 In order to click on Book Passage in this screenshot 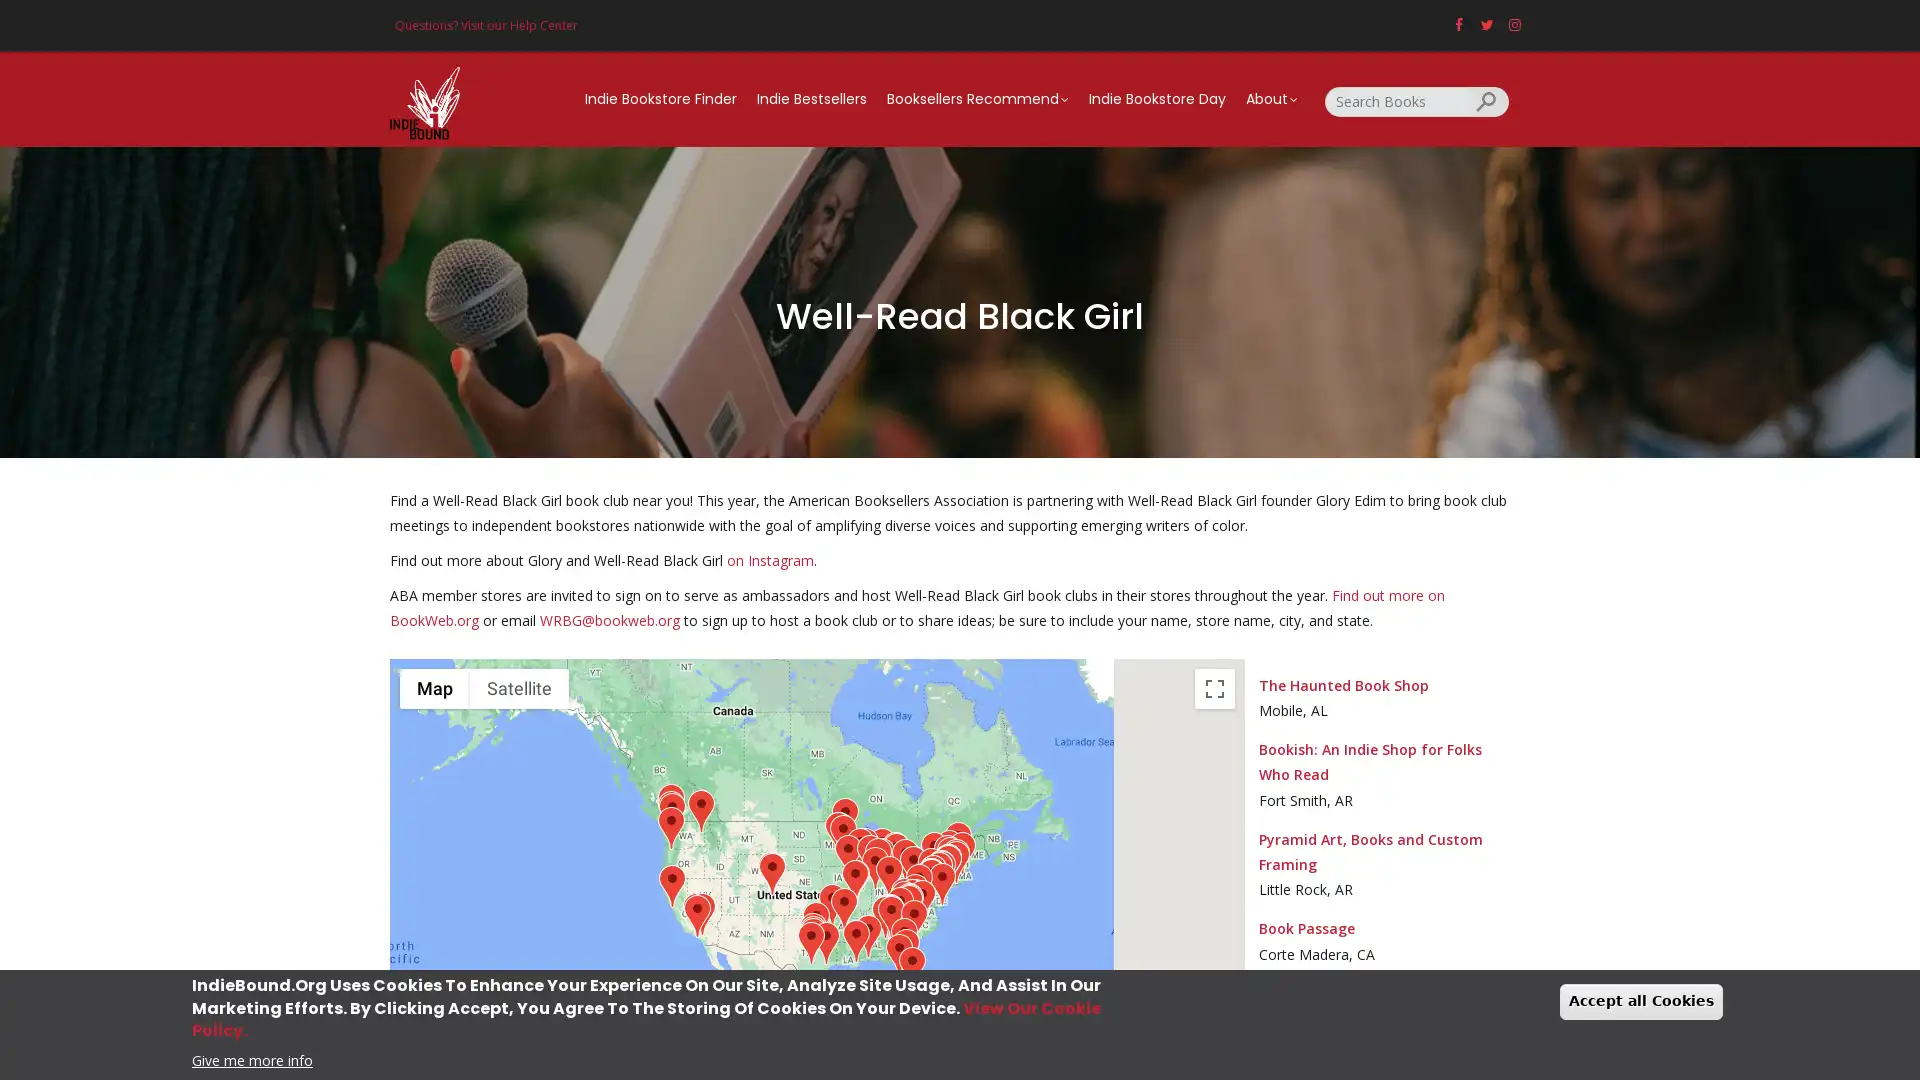, I will do `click(671, 884)`.